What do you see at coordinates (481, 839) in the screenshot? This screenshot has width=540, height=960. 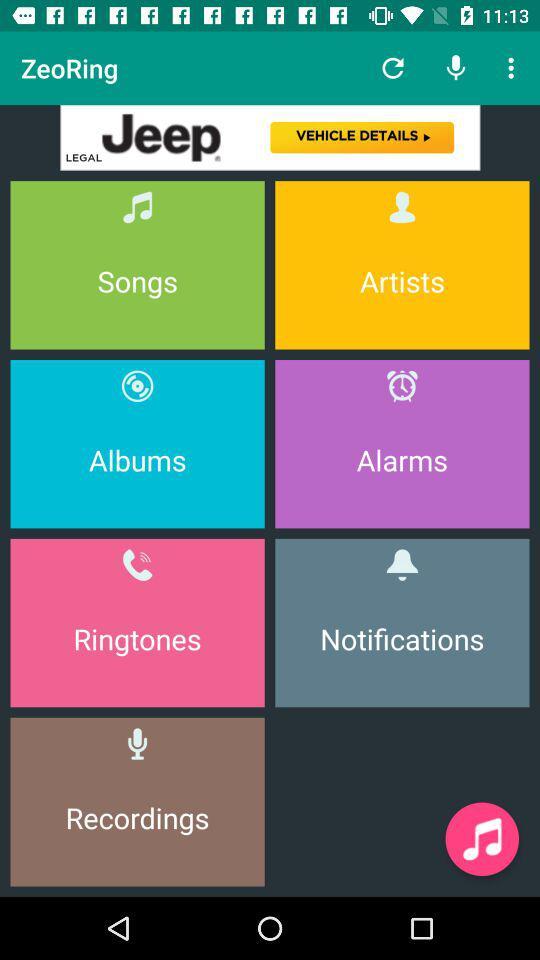 I see `music` at bounding box center [481, 839].